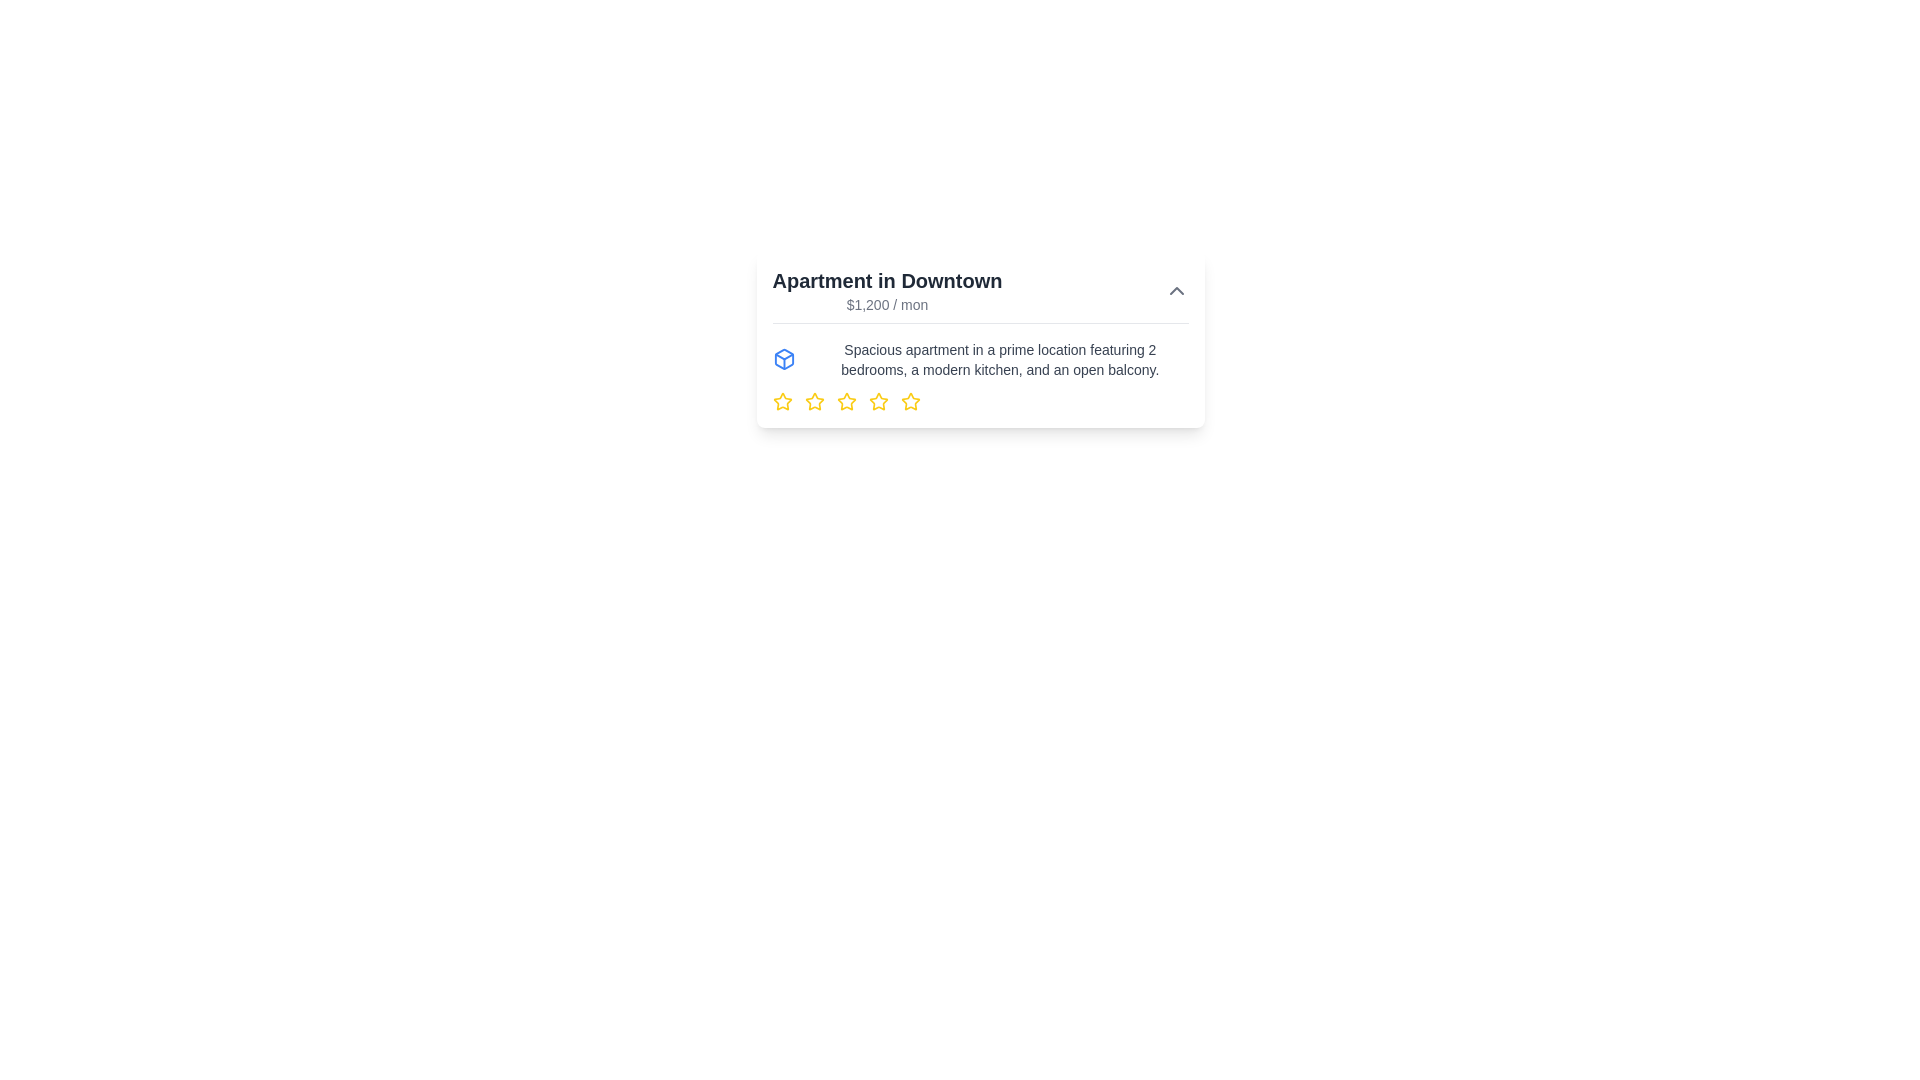 The width and height of the screenshot is (1920, 1080). Describe the element at coordinates (980, 358) in the screenshot. I see `Text and Icon Group element that is visually styled with a blue box-like icon on the left and a detailed text description on the right, positioned below the title of the property listing` at that location.